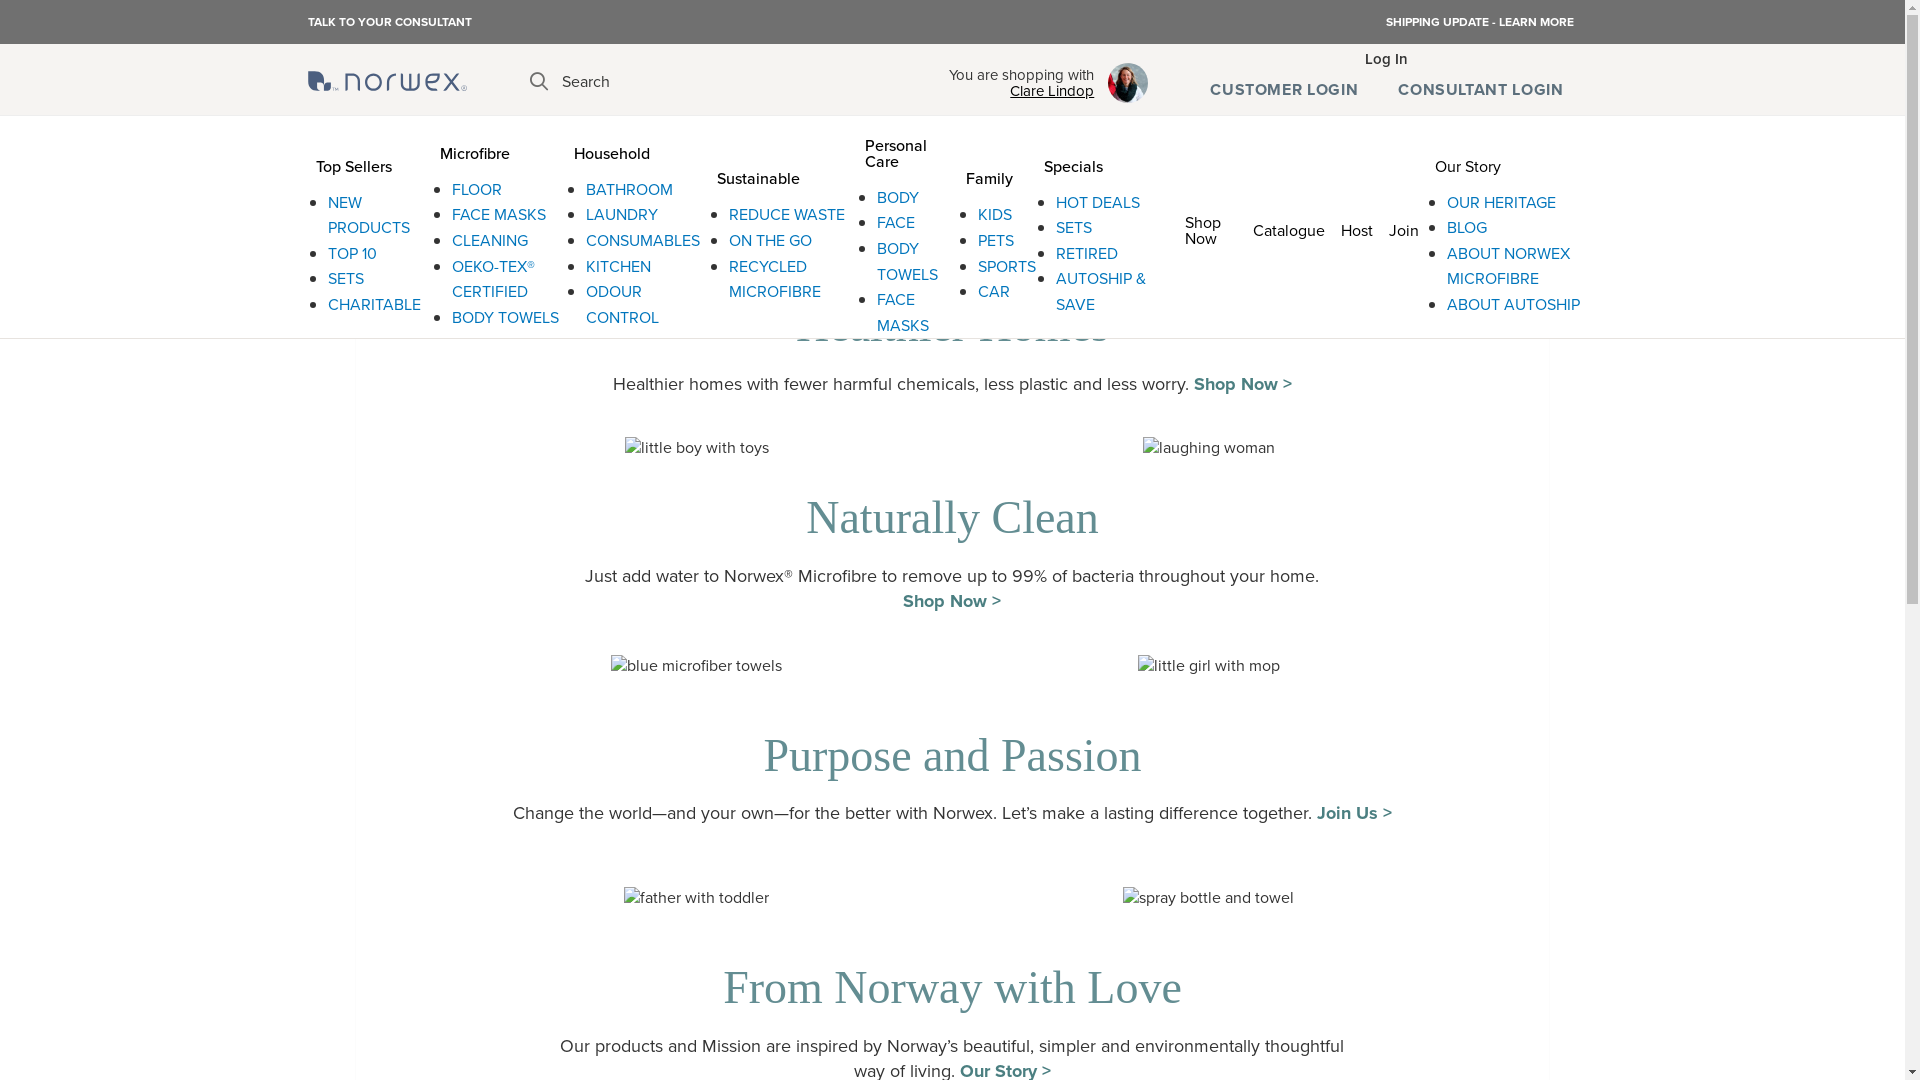  What do you see at coordinates (978, 214) in the screenshot?
I see `'KIDS'` at bounding box center [978, 214].